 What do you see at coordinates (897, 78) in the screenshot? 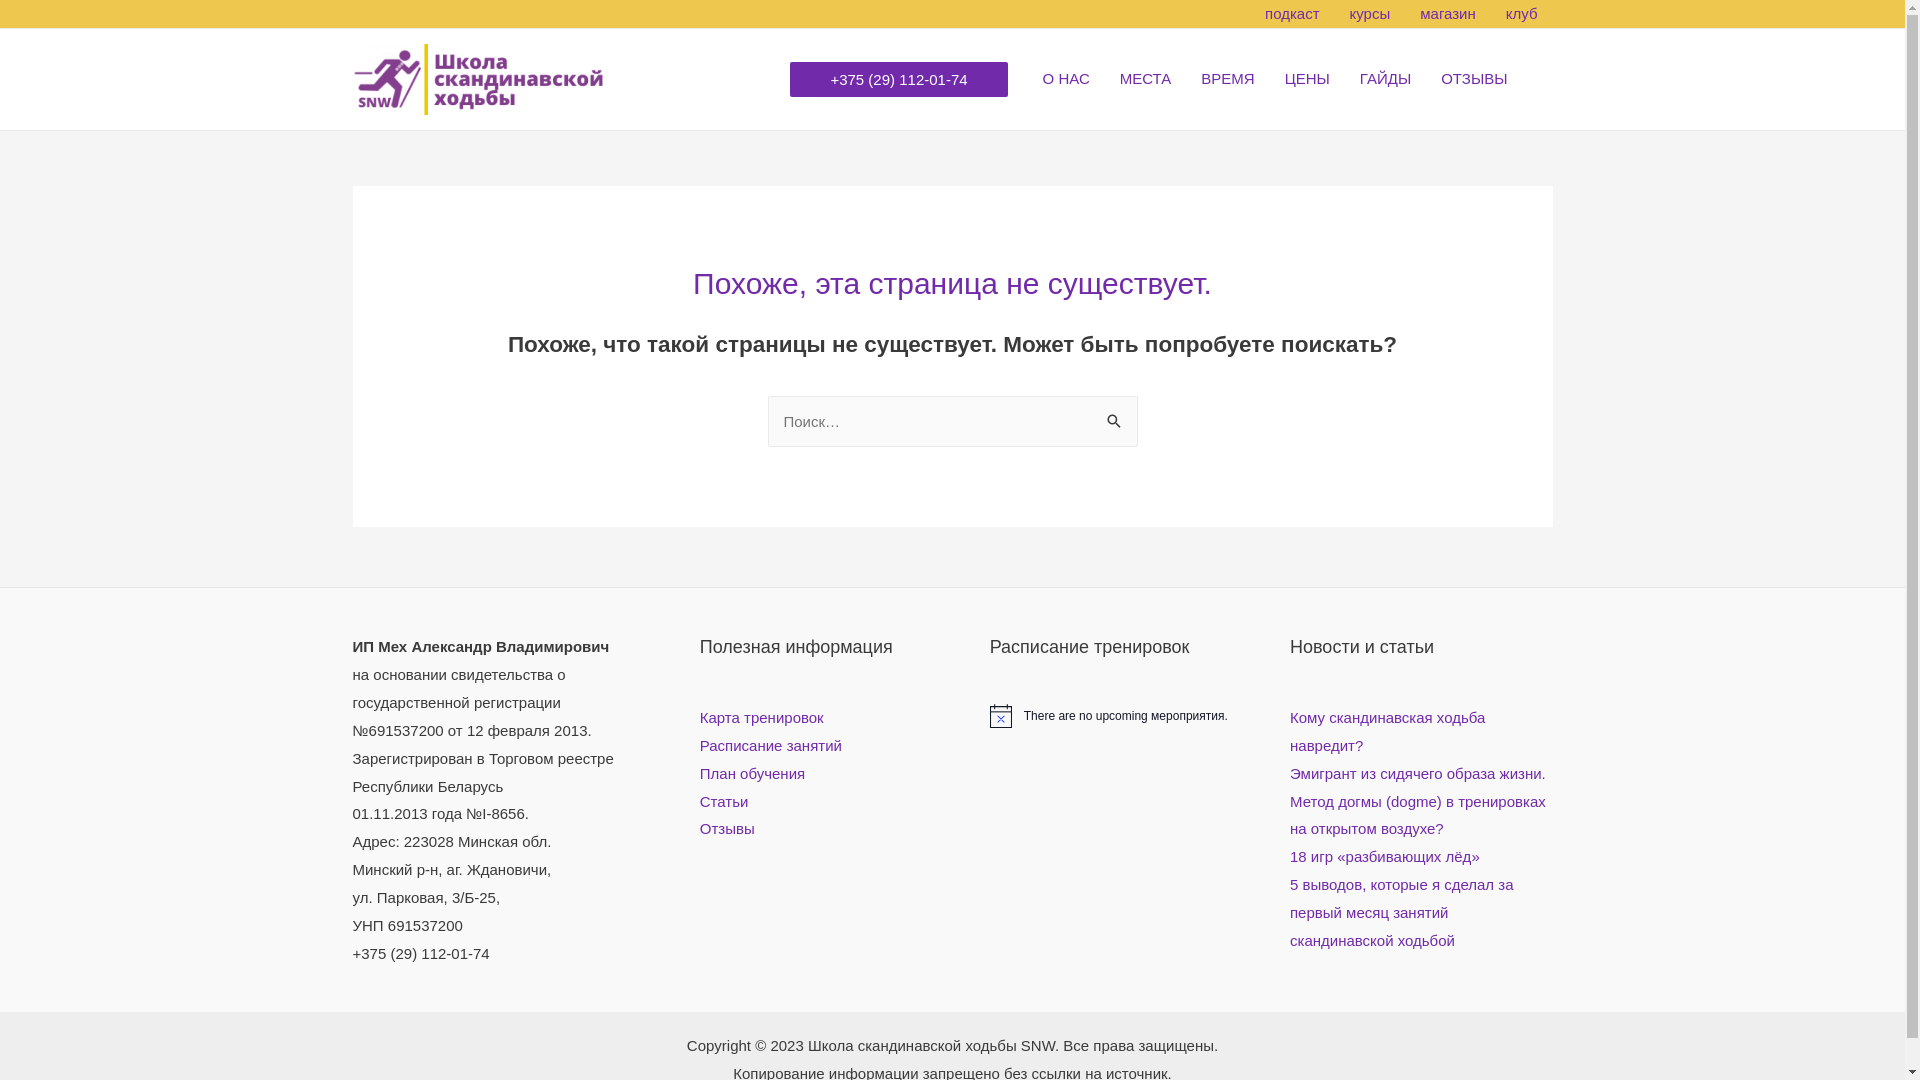
I see `'+375 (29) 112-01-74'` at bounding box center [897, 78].